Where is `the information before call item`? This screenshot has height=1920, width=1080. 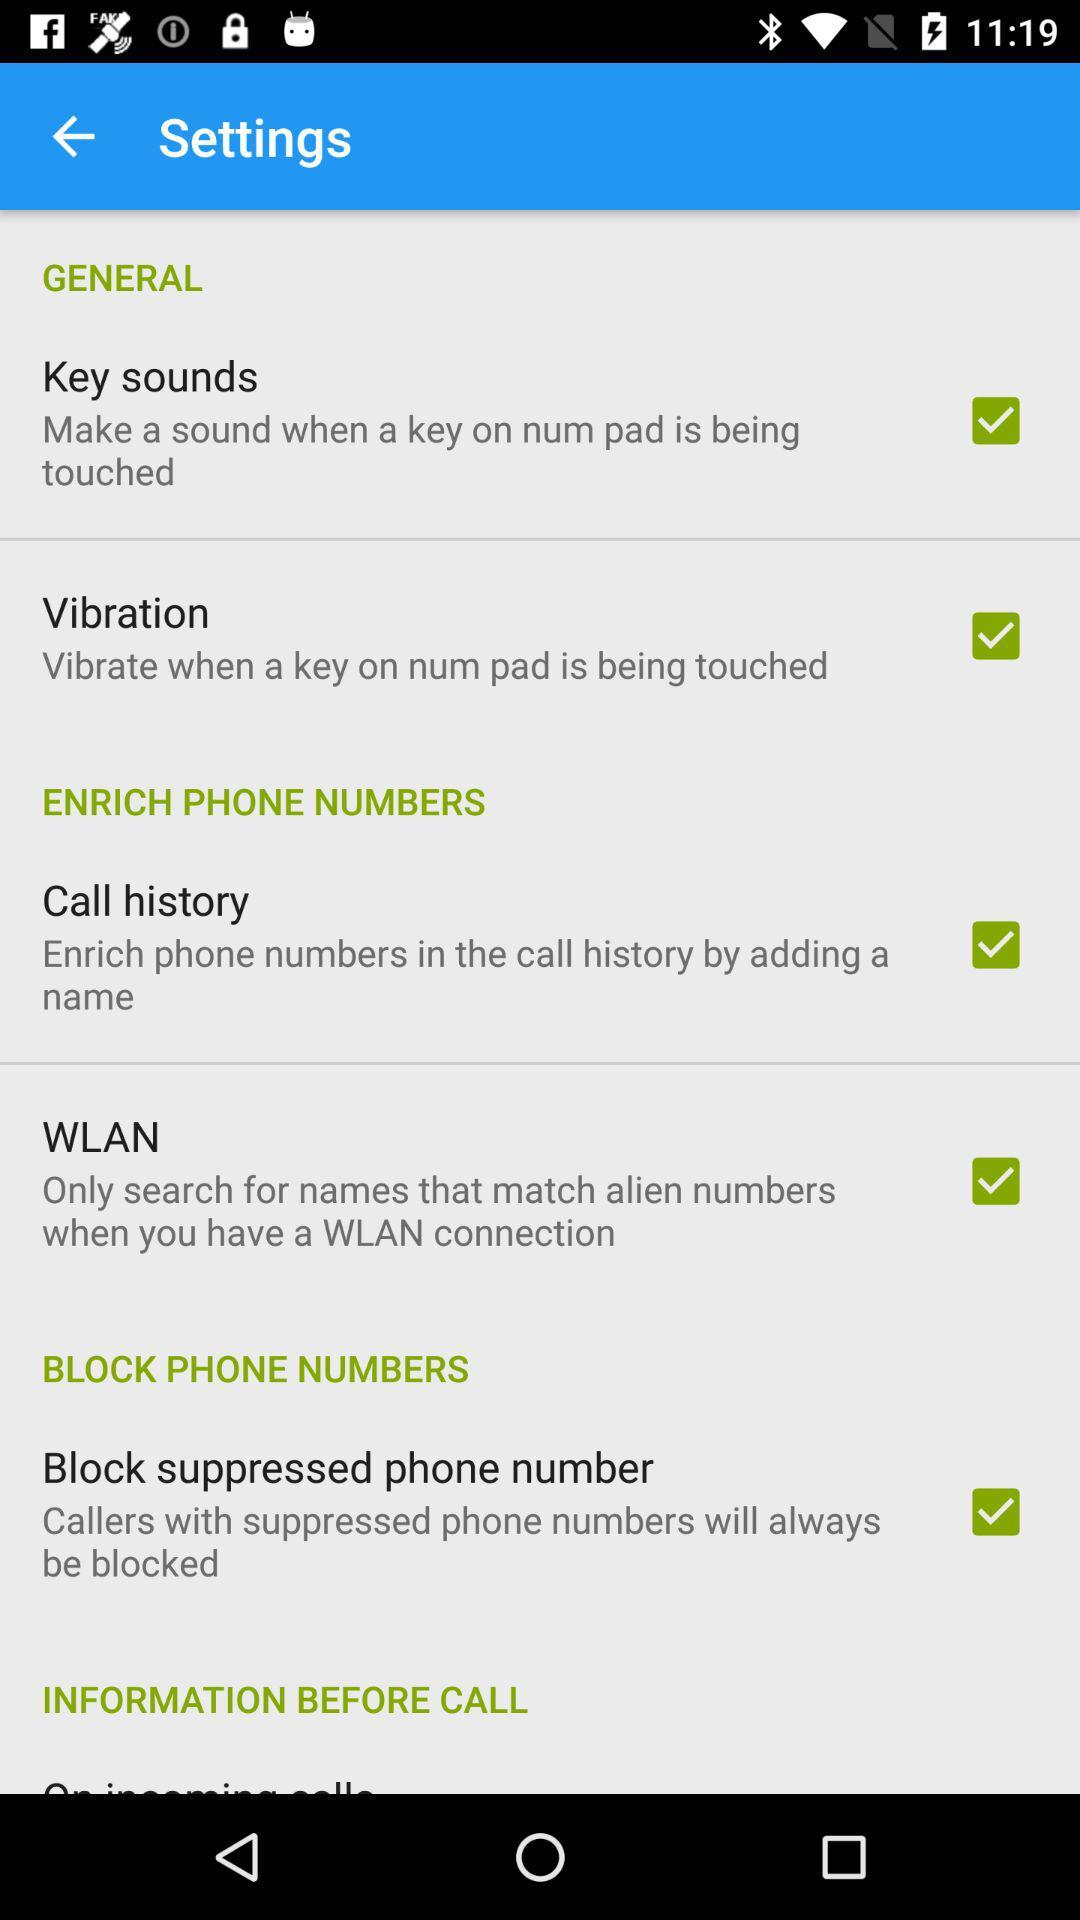 the information before call item is located at coordinates (540, 1677).